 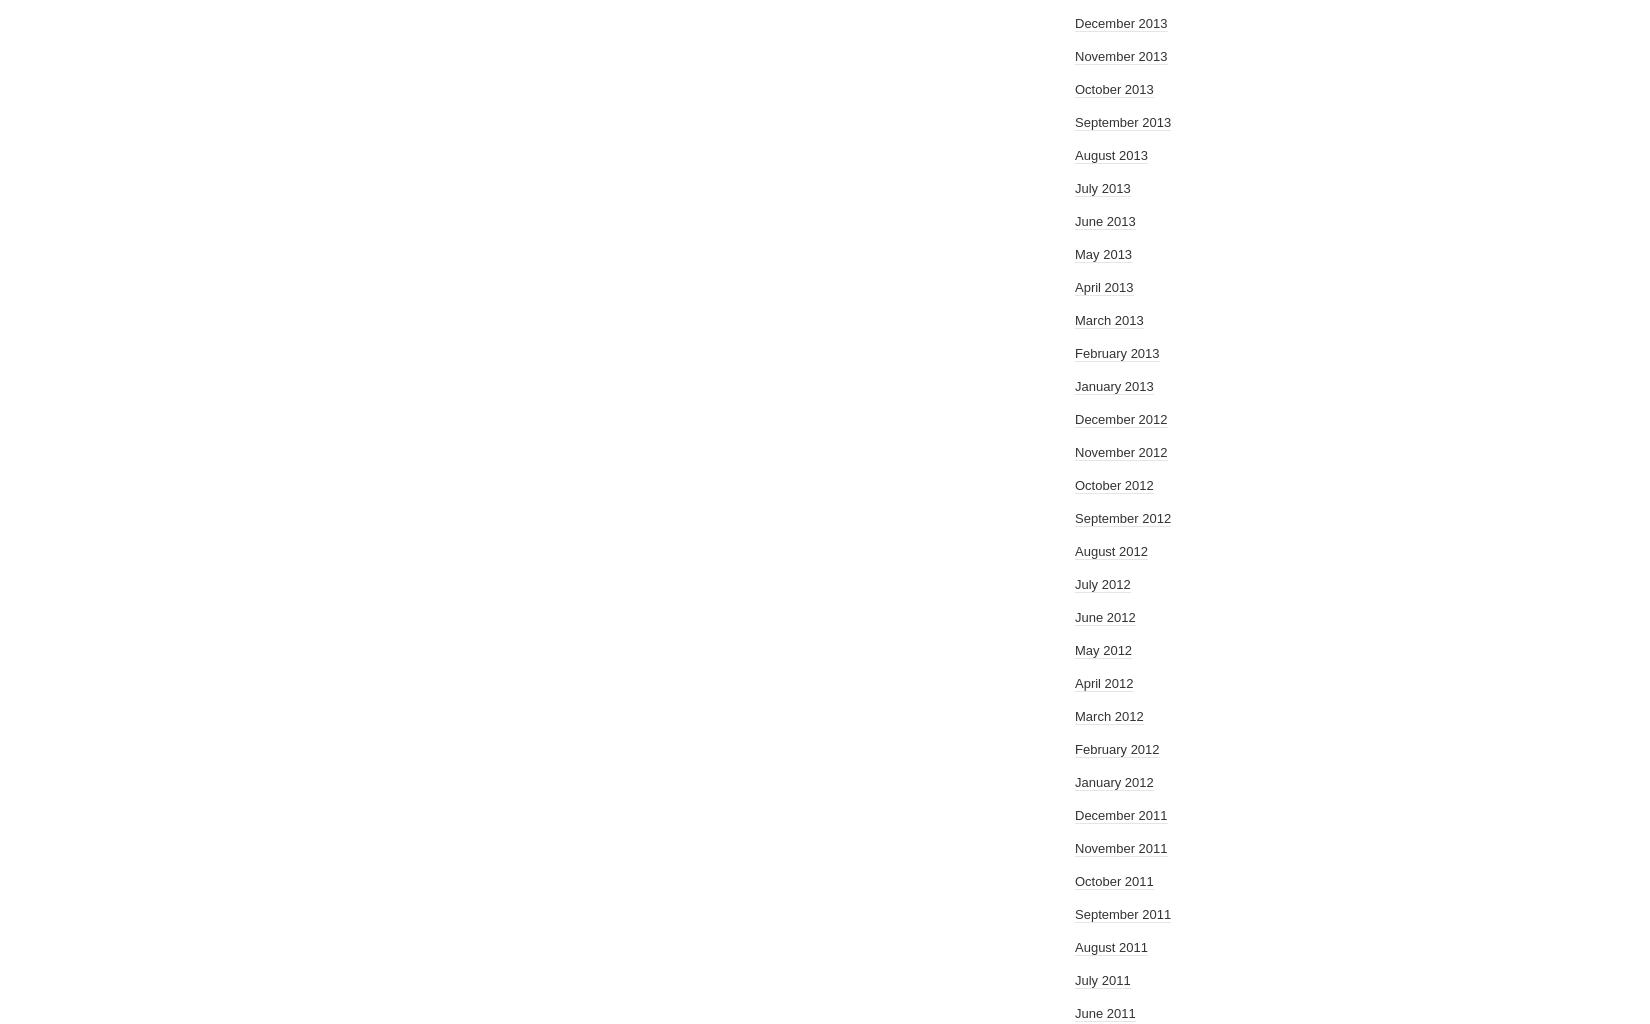 What do you see at coordinates (1121, 23) in the screenshot?
I see `'December 2013'` at bounding box center [1121, 23].